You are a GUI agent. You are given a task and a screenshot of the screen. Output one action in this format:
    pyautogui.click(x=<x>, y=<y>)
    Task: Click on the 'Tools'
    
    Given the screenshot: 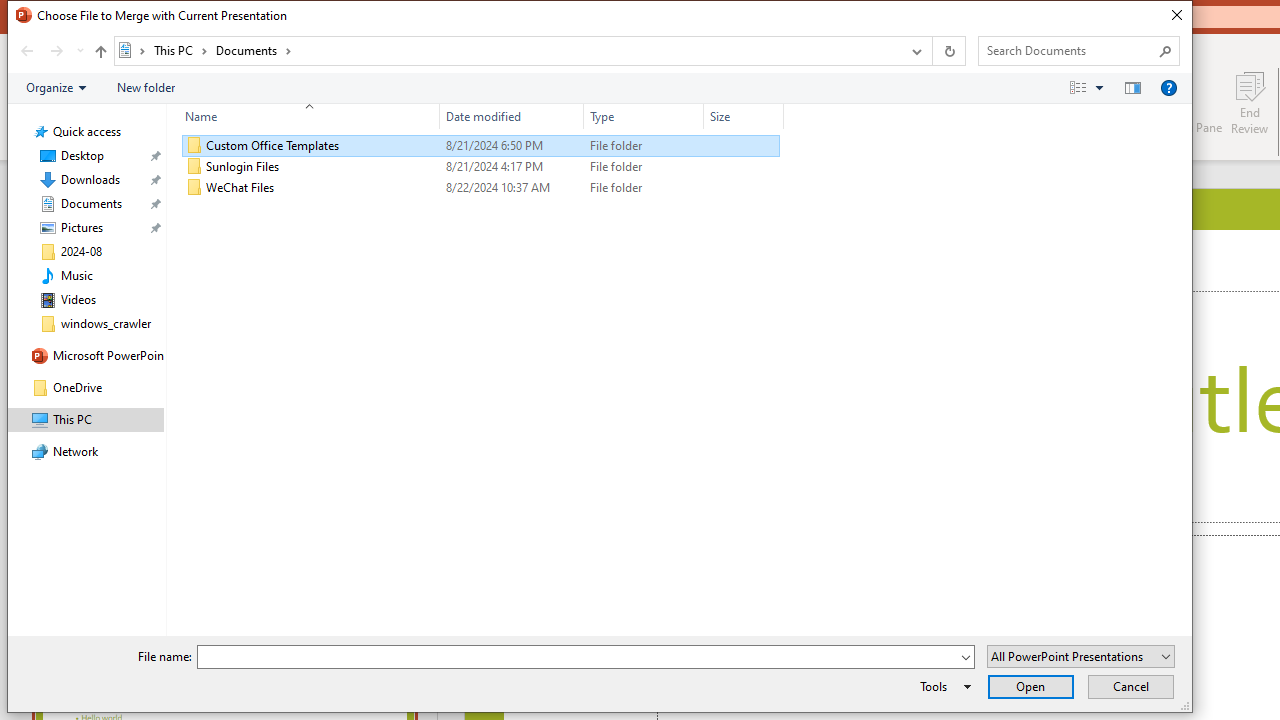 What is the action you would take?
    pyautogui.click(x=941, y=685)
    